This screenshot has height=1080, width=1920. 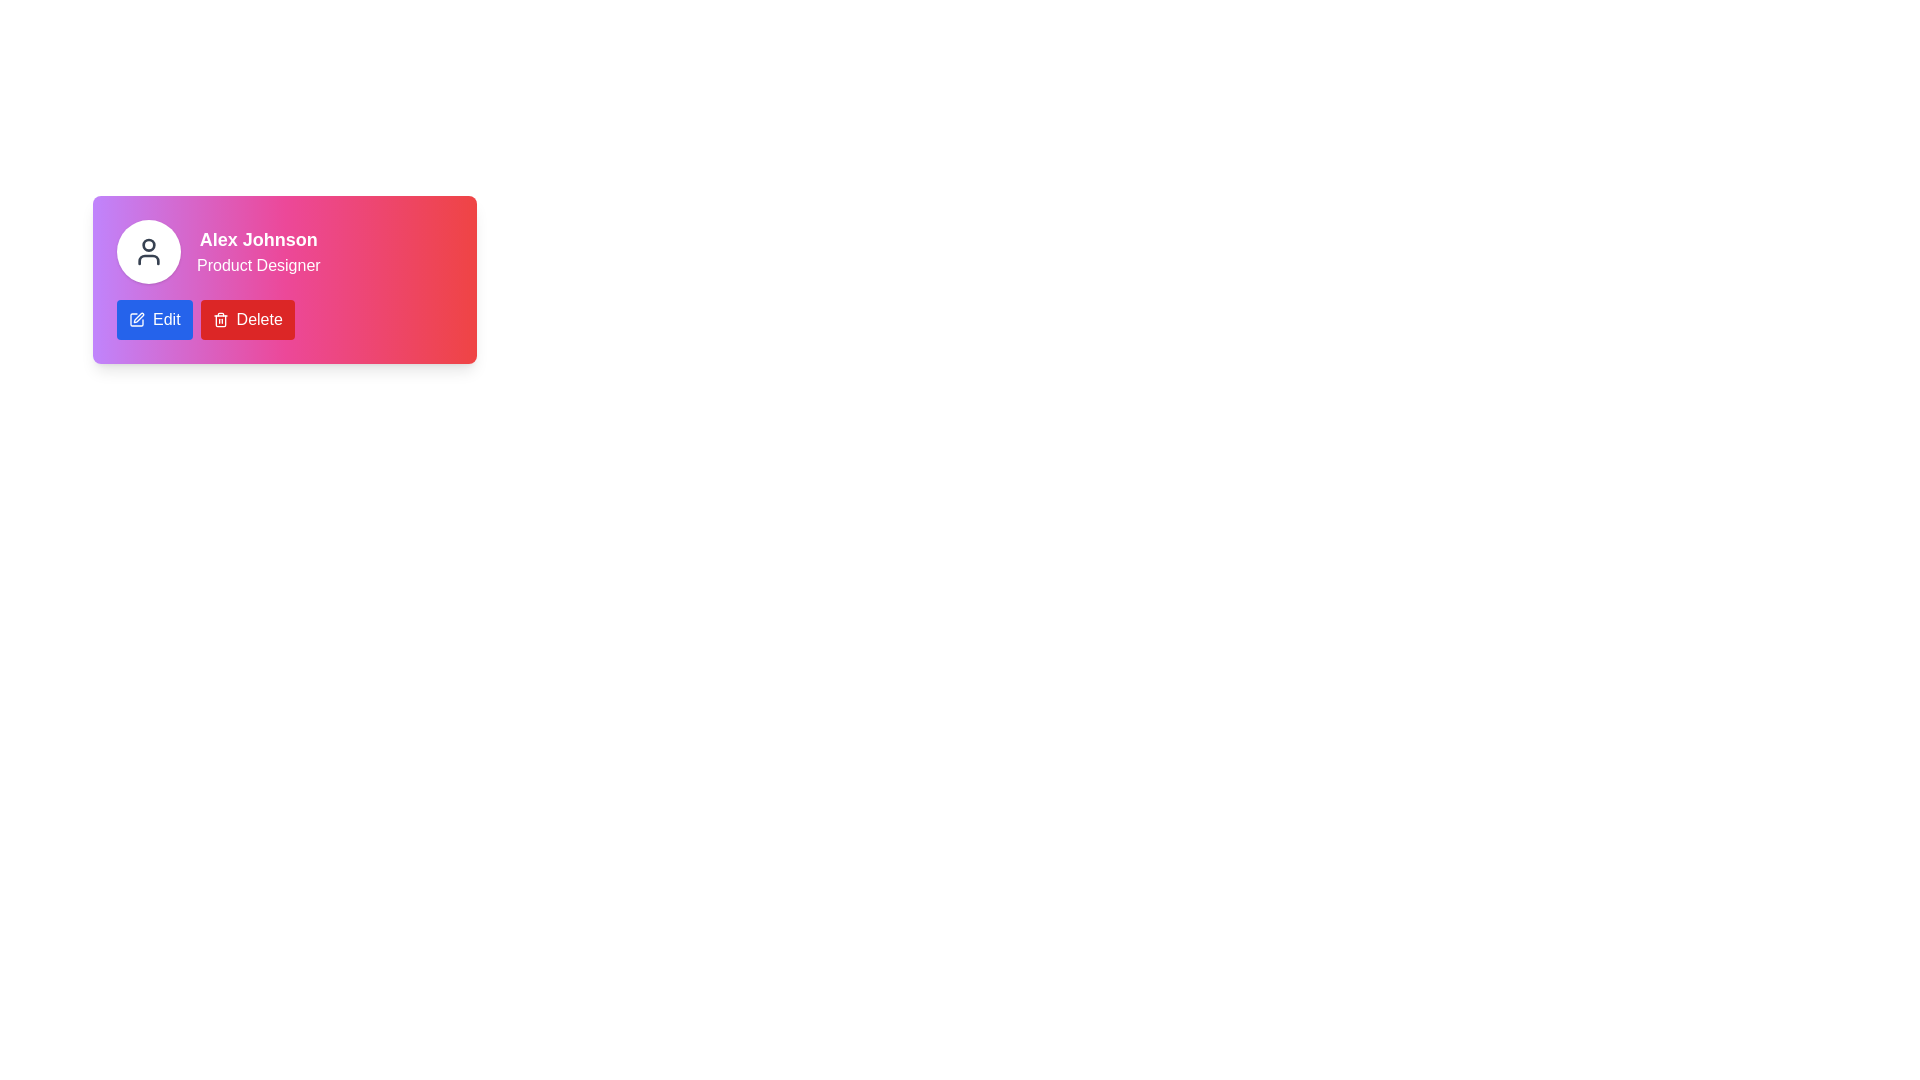 I want to click on the 'Edit' button, which is a rectangular button with a blue background, a white pencil icon on the left, and the text 'Edit' in white on the right, so click(x=153, y=319).